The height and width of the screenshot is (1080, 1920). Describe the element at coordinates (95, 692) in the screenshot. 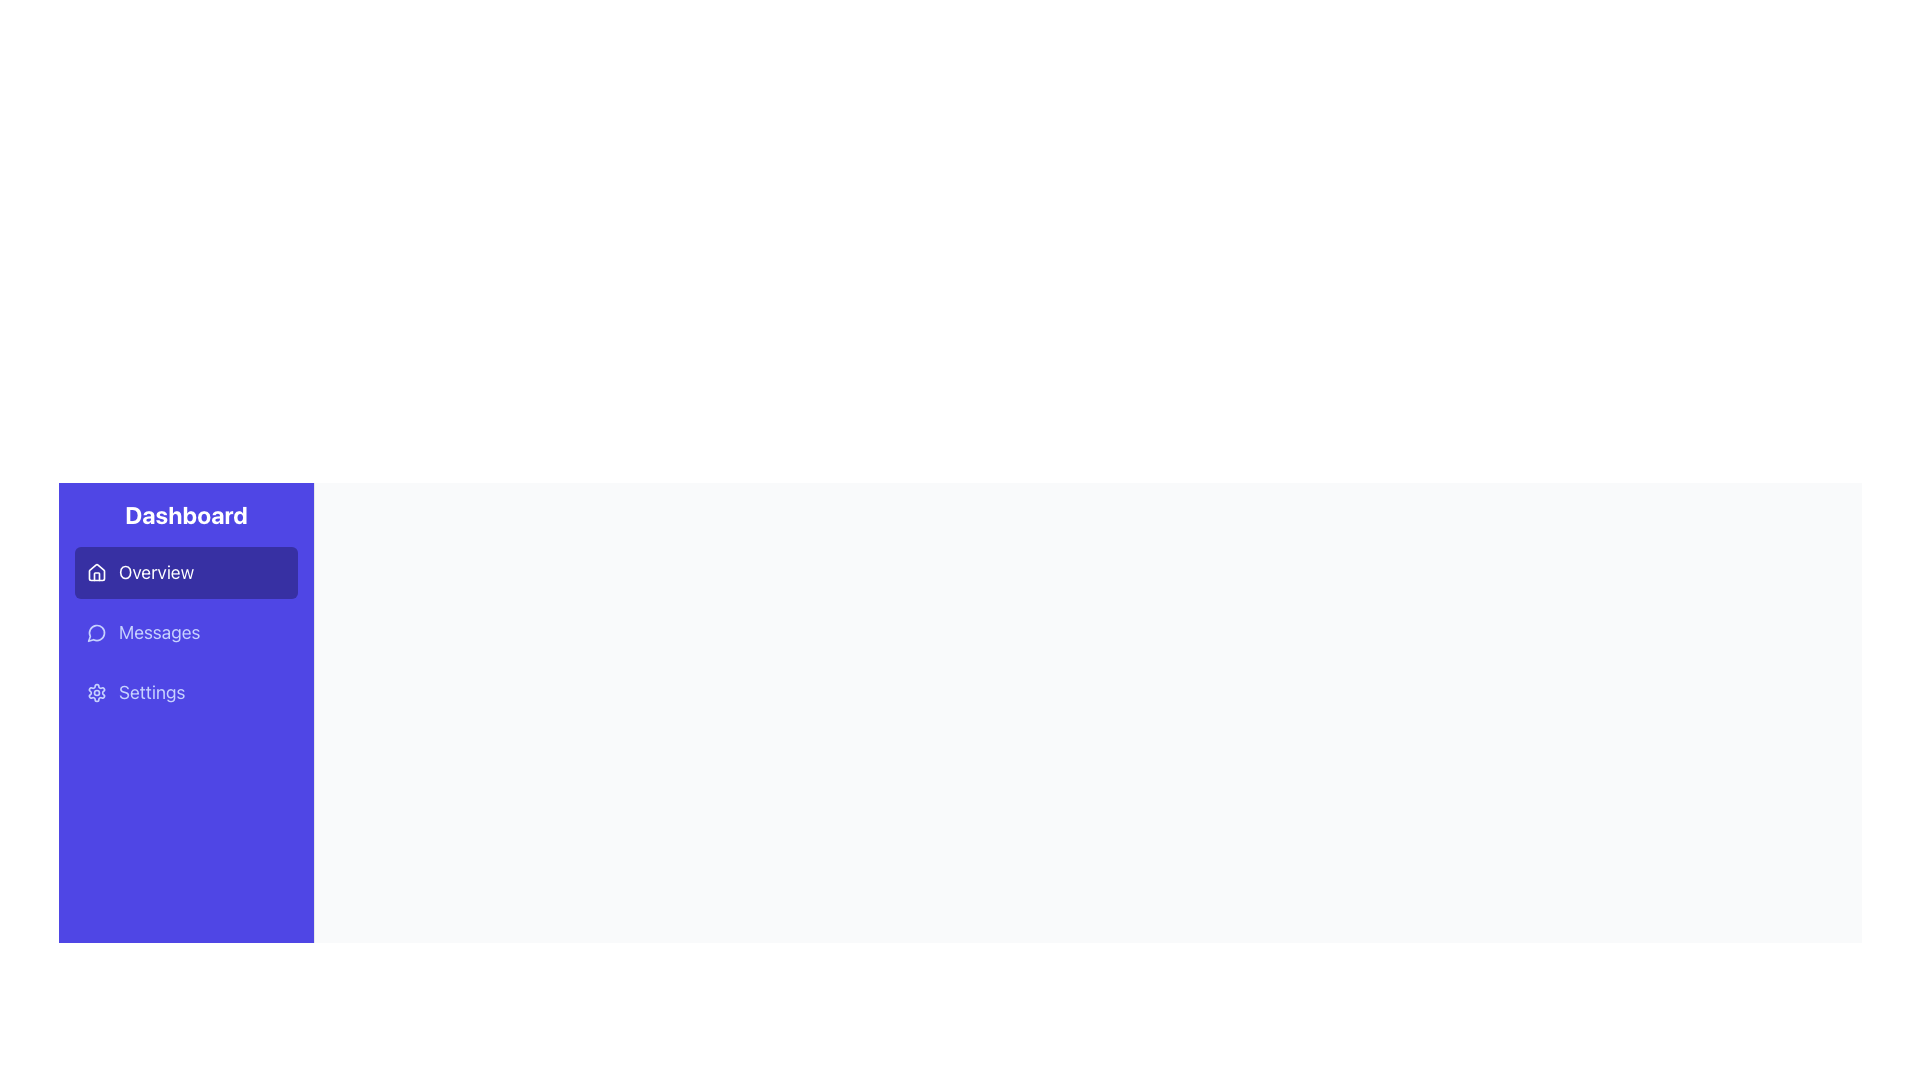

I see `the gear-shaped settings icon located in the sidebar` at that location.